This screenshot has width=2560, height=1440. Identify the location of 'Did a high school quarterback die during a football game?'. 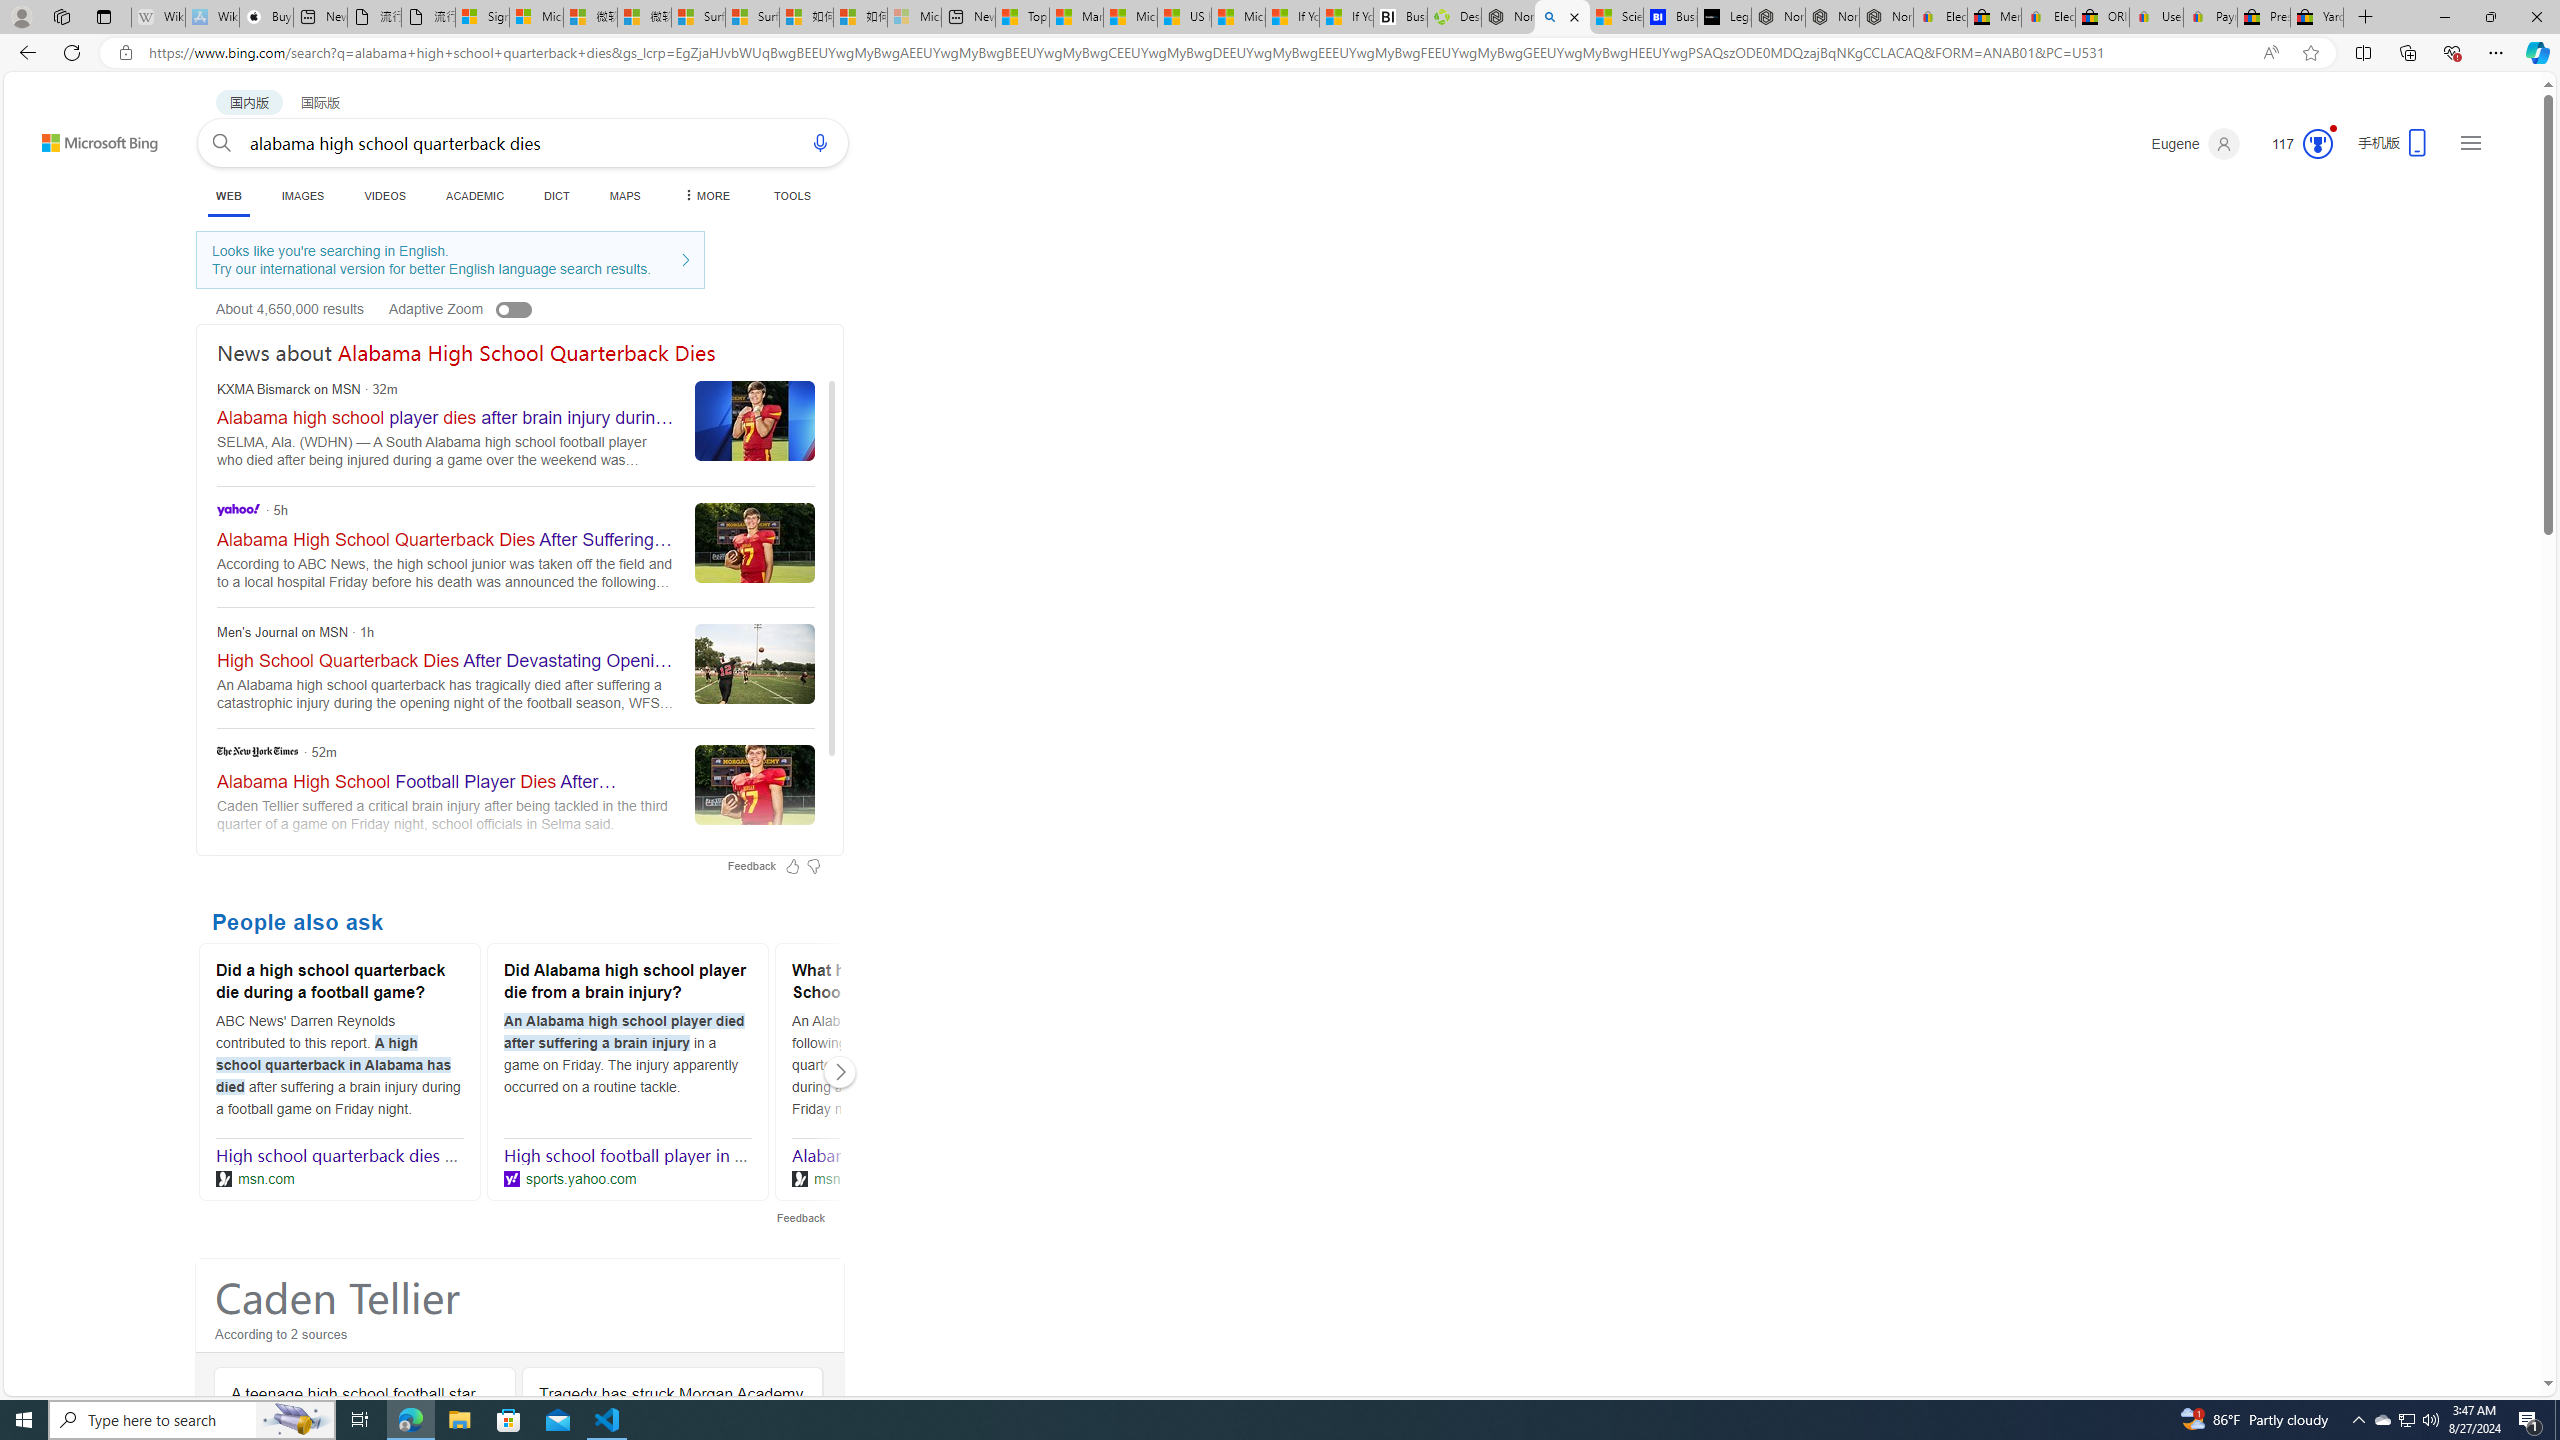
(338, 984).